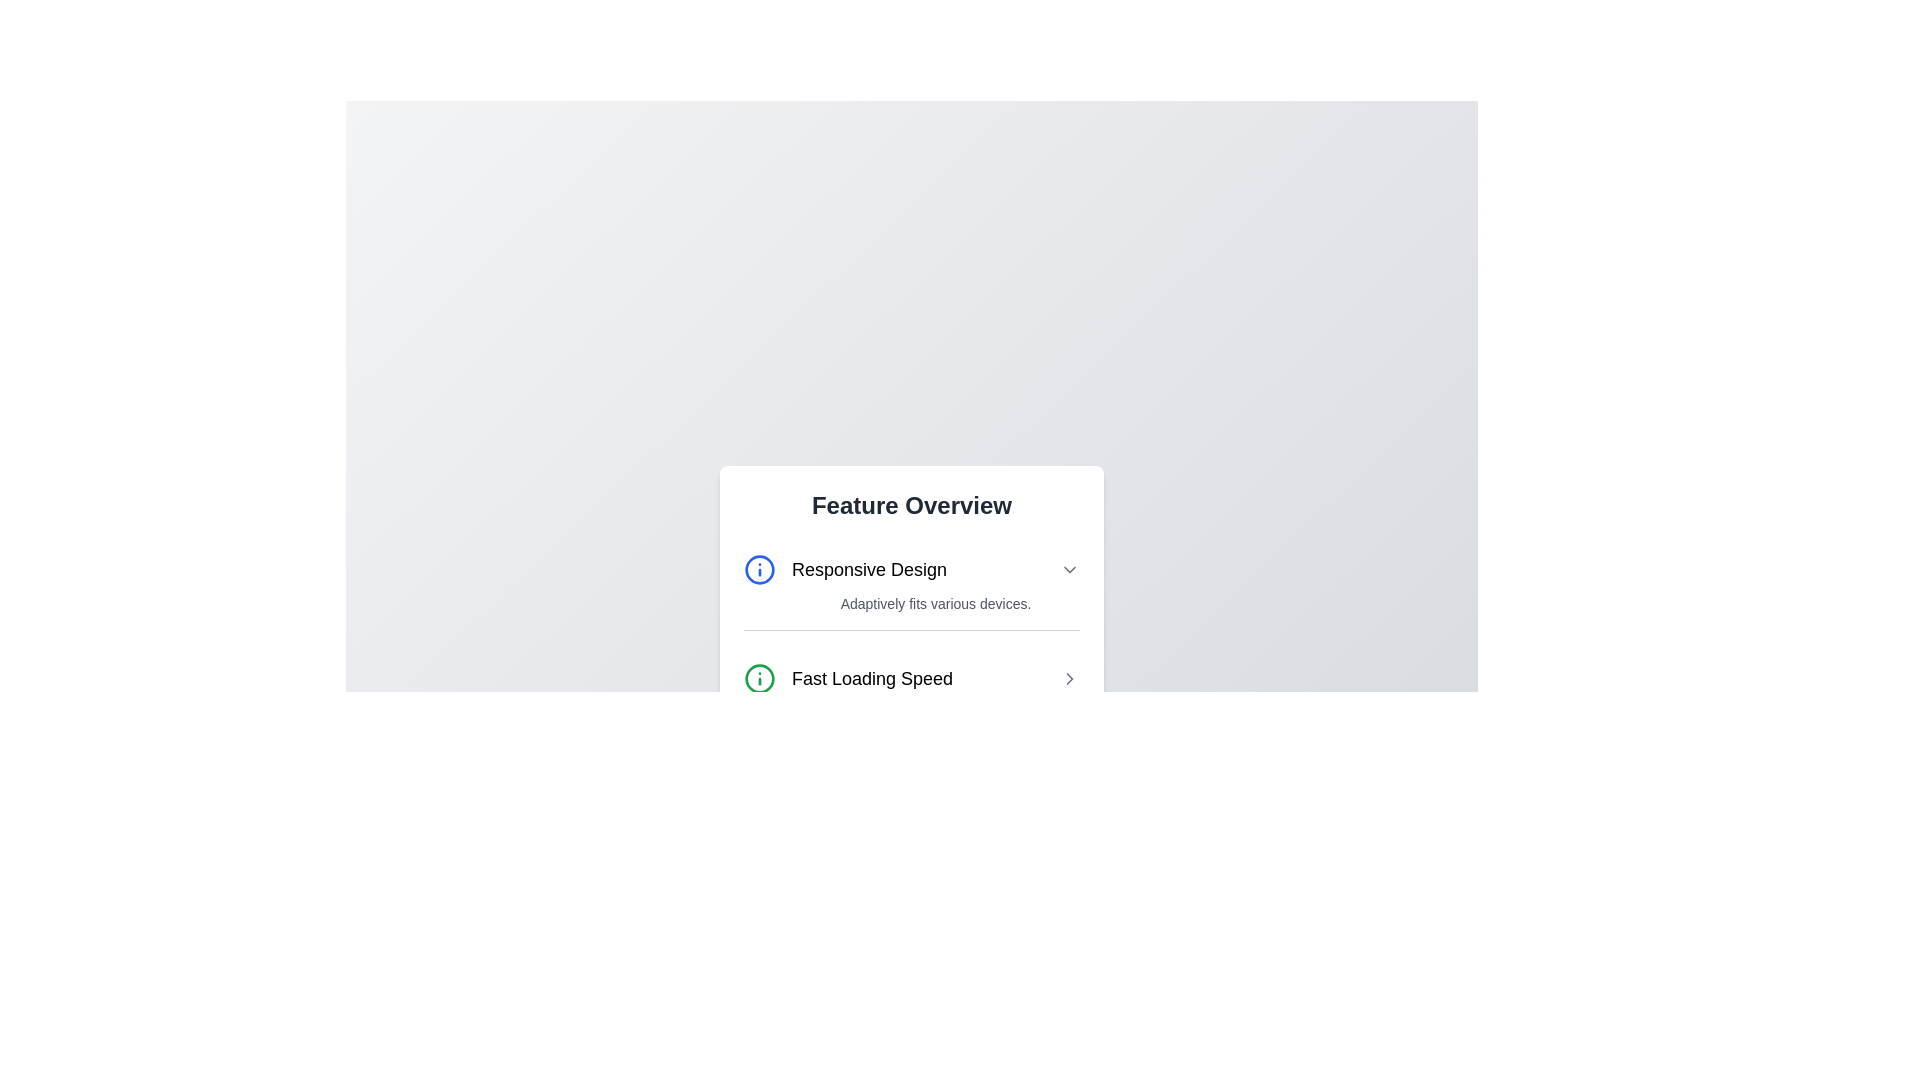 This screenshot has height=1080, width=1920. I want to click on the static text element stating 'Adaptively fits various devices.' which is positioned below the header 'Responsive Design.', so click(911, 601).